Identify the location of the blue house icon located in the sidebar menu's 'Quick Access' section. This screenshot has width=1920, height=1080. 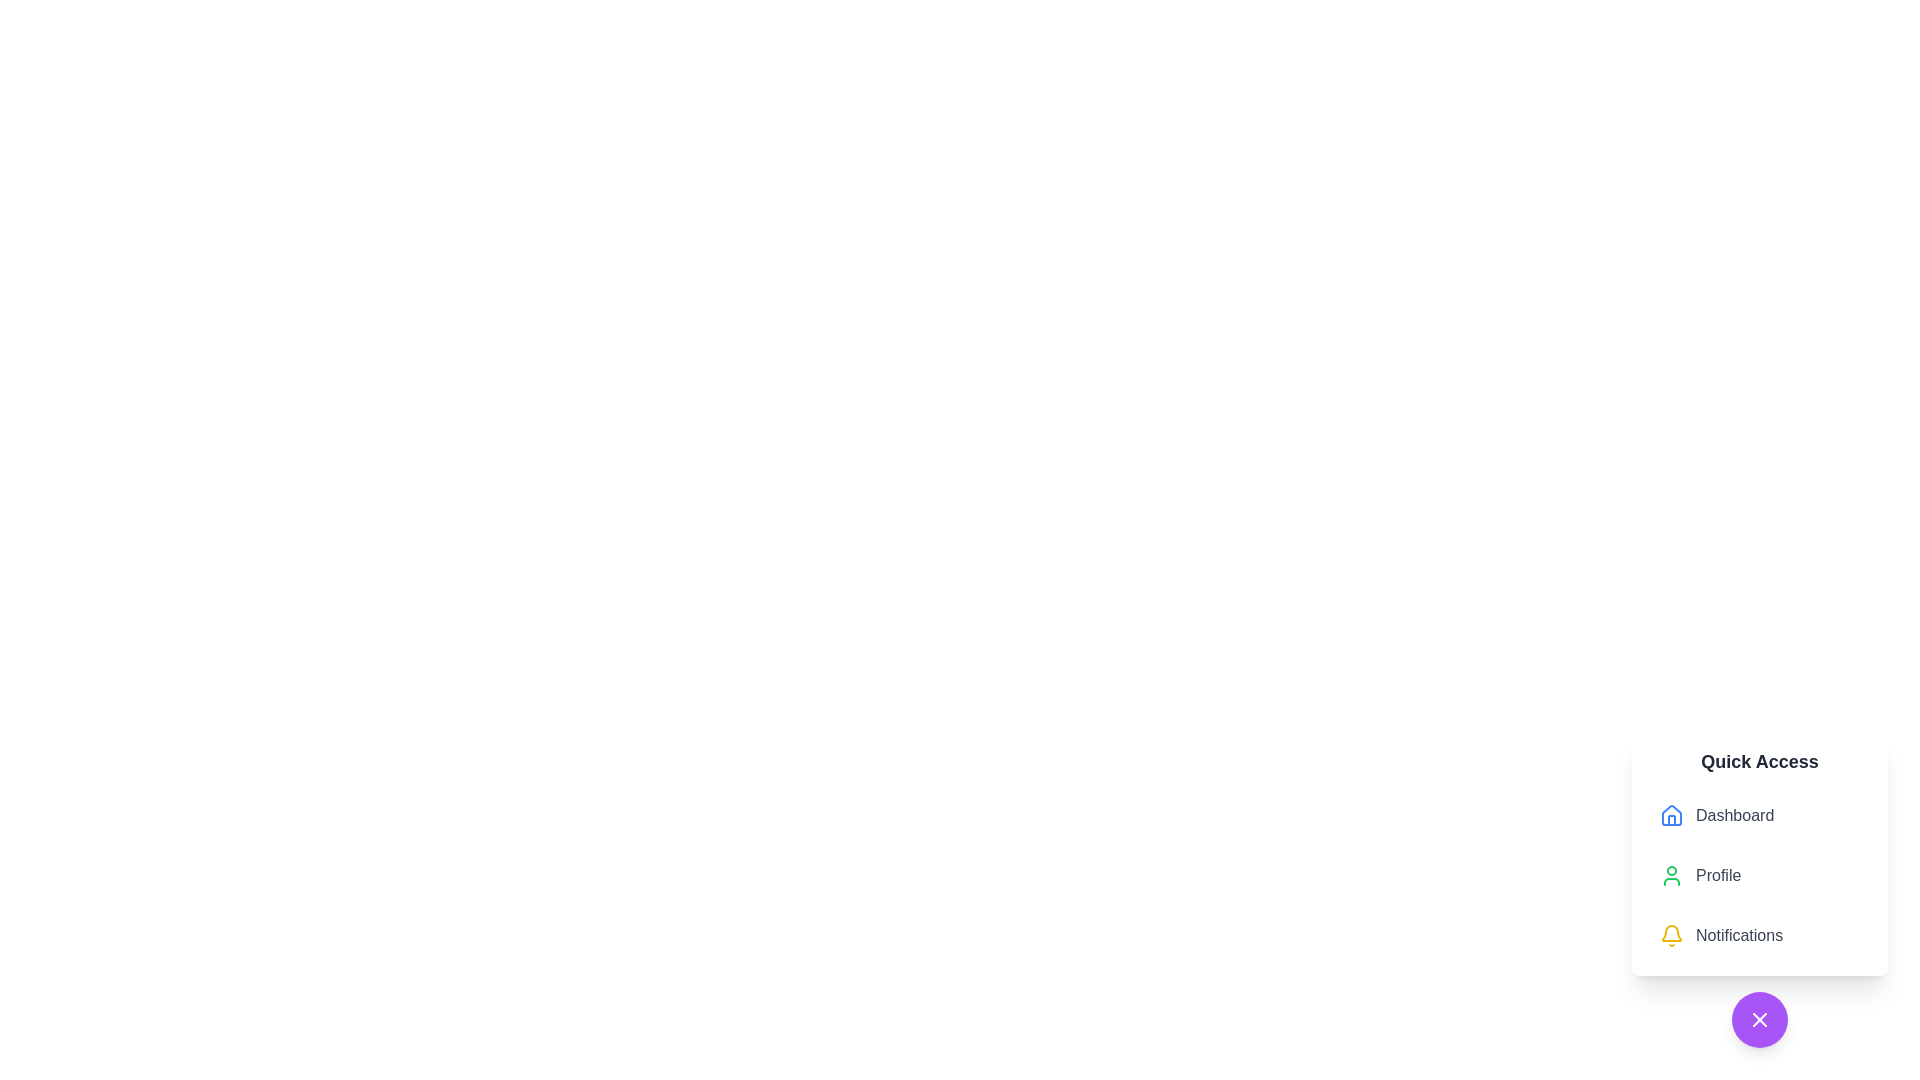
(1671, 814).